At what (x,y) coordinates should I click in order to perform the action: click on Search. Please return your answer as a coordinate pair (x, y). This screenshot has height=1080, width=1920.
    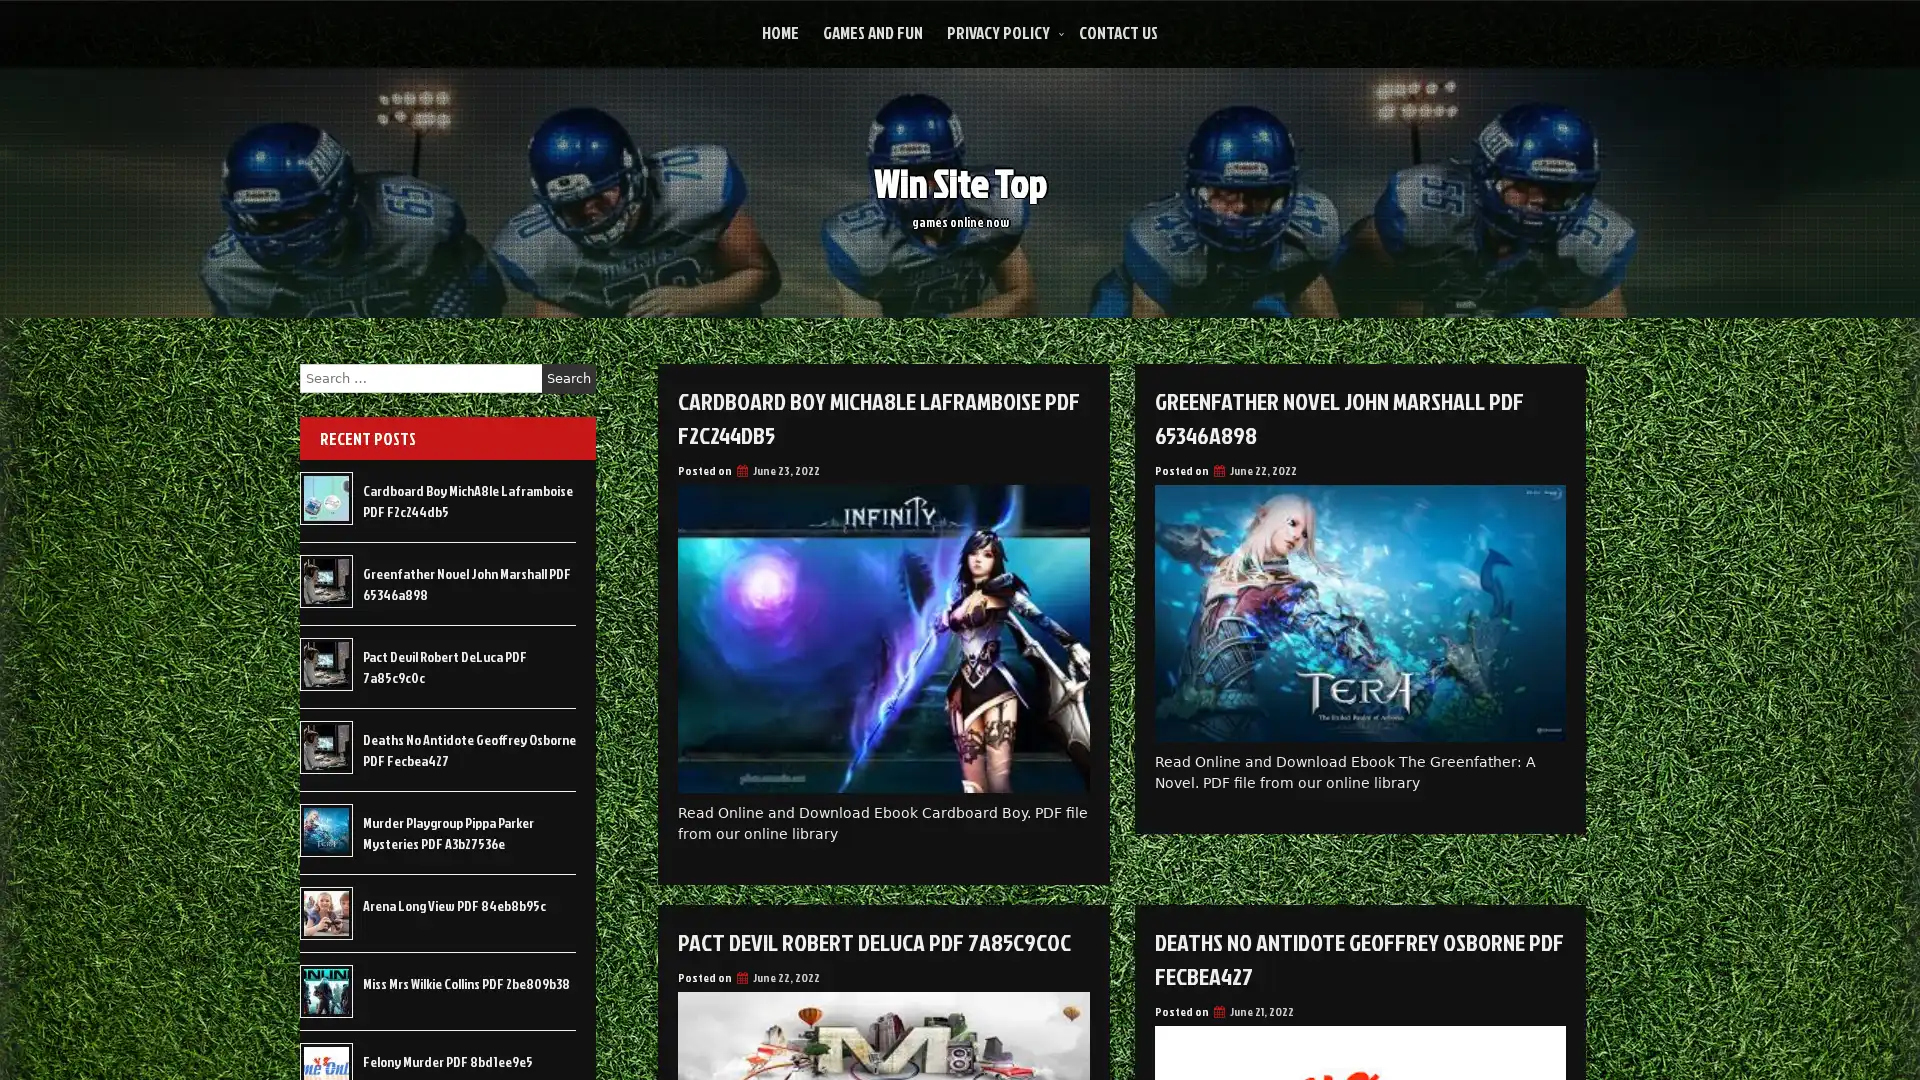
    Looking at the image, I should click on (568, 378).